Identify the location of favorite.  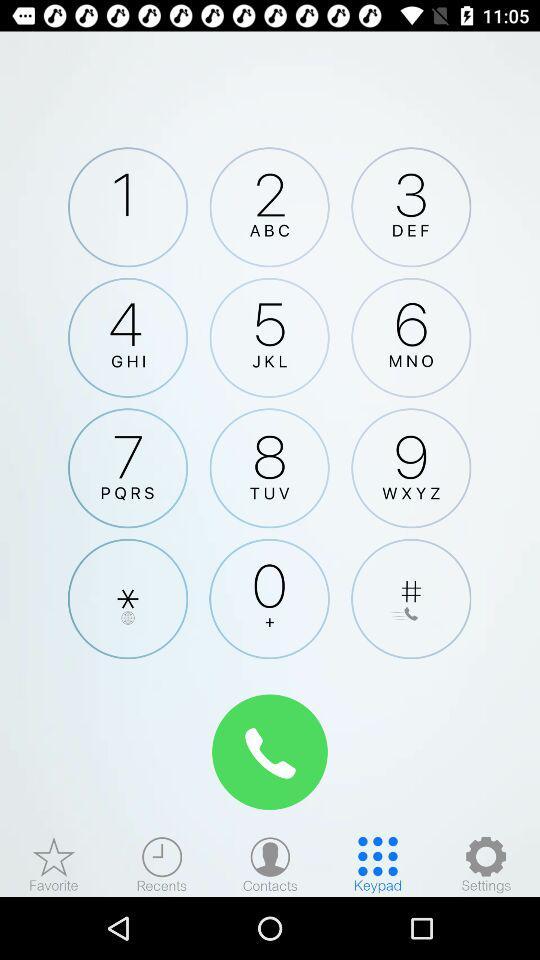
(54, 863).